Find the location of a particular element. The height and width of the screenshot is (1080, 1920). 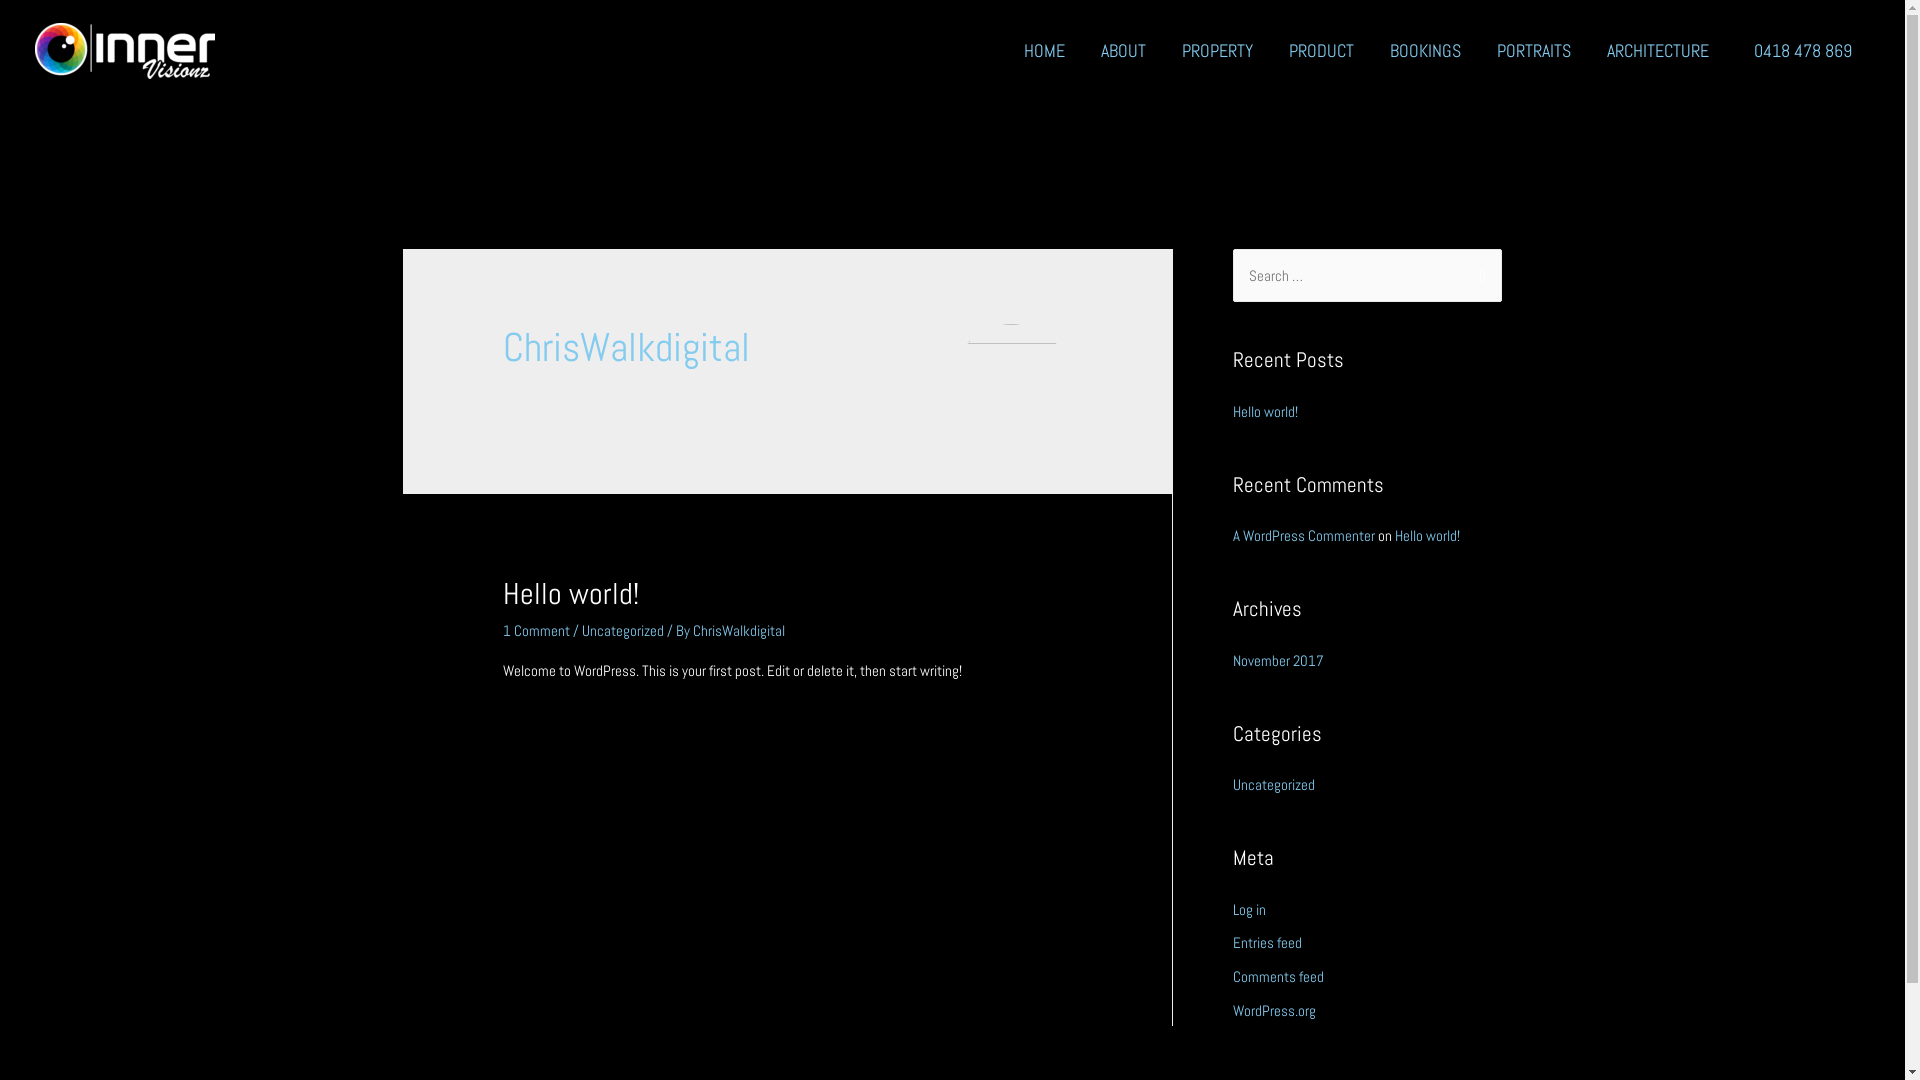

'ARCHITECTURE' is located at coordinates (1587, 49).